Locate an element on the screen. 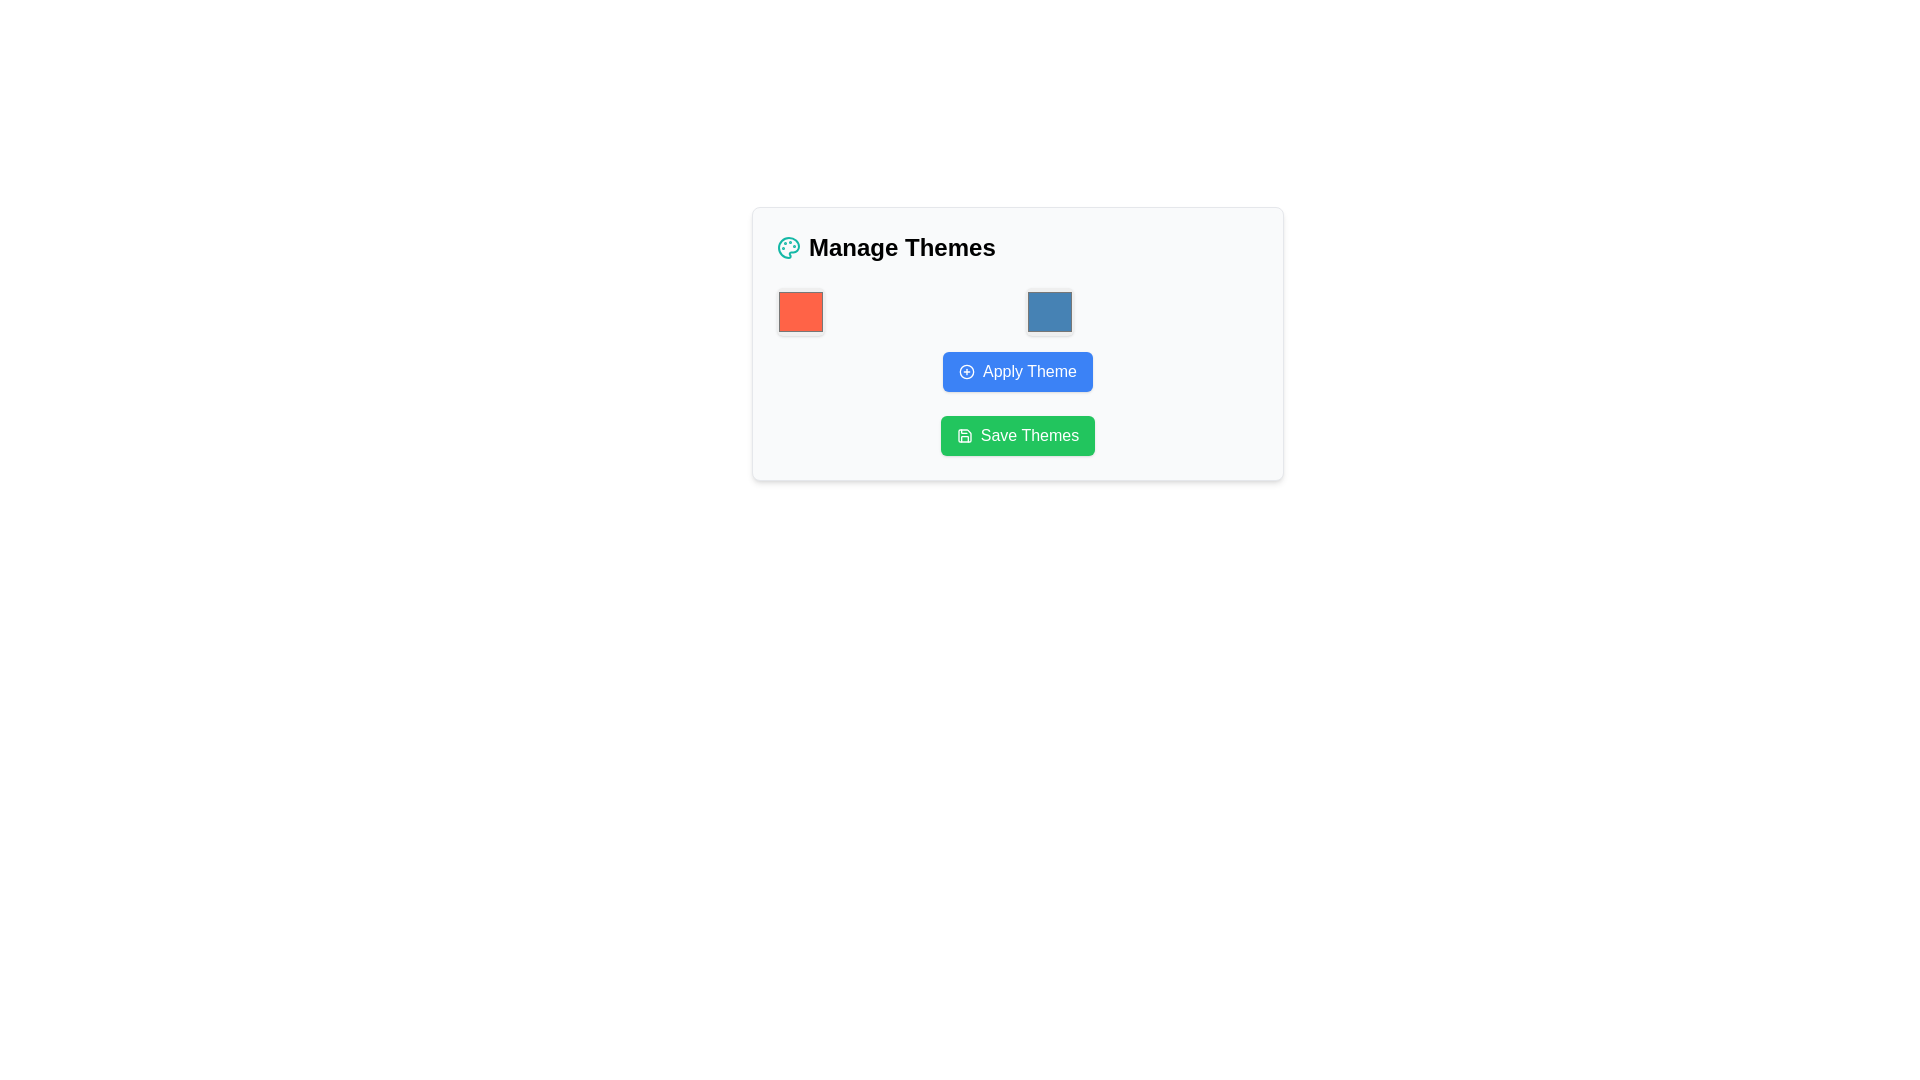 This screenshot has height=1080, width=1920. the decorative icon located at the top-left corner of the blue 'Apply Theme' button, which enhances the theme's visual representation is located at coordinates (966, 371).